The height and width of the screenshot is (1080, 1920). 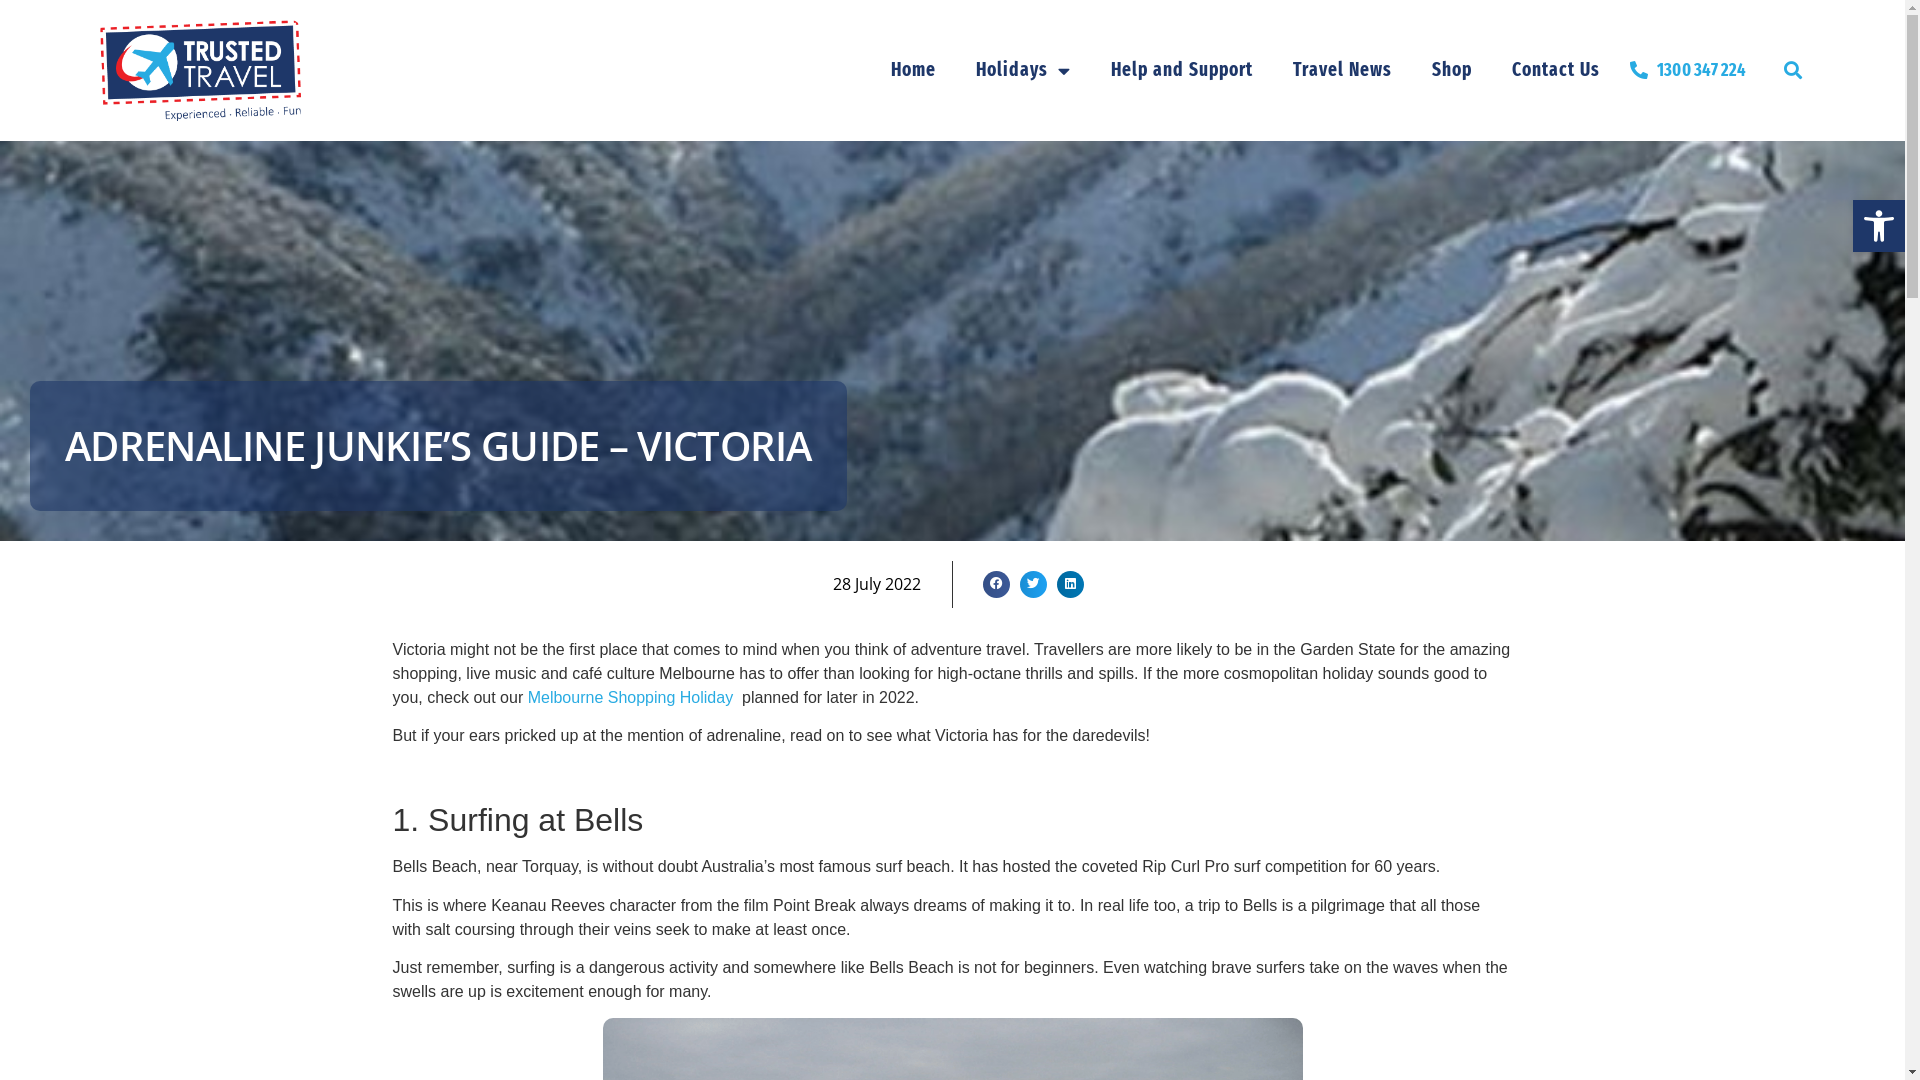 What do you see at coordinates (1181, 68) in the screenshot?
I see `'Help and Support'` at bounding box center [1181, 68].